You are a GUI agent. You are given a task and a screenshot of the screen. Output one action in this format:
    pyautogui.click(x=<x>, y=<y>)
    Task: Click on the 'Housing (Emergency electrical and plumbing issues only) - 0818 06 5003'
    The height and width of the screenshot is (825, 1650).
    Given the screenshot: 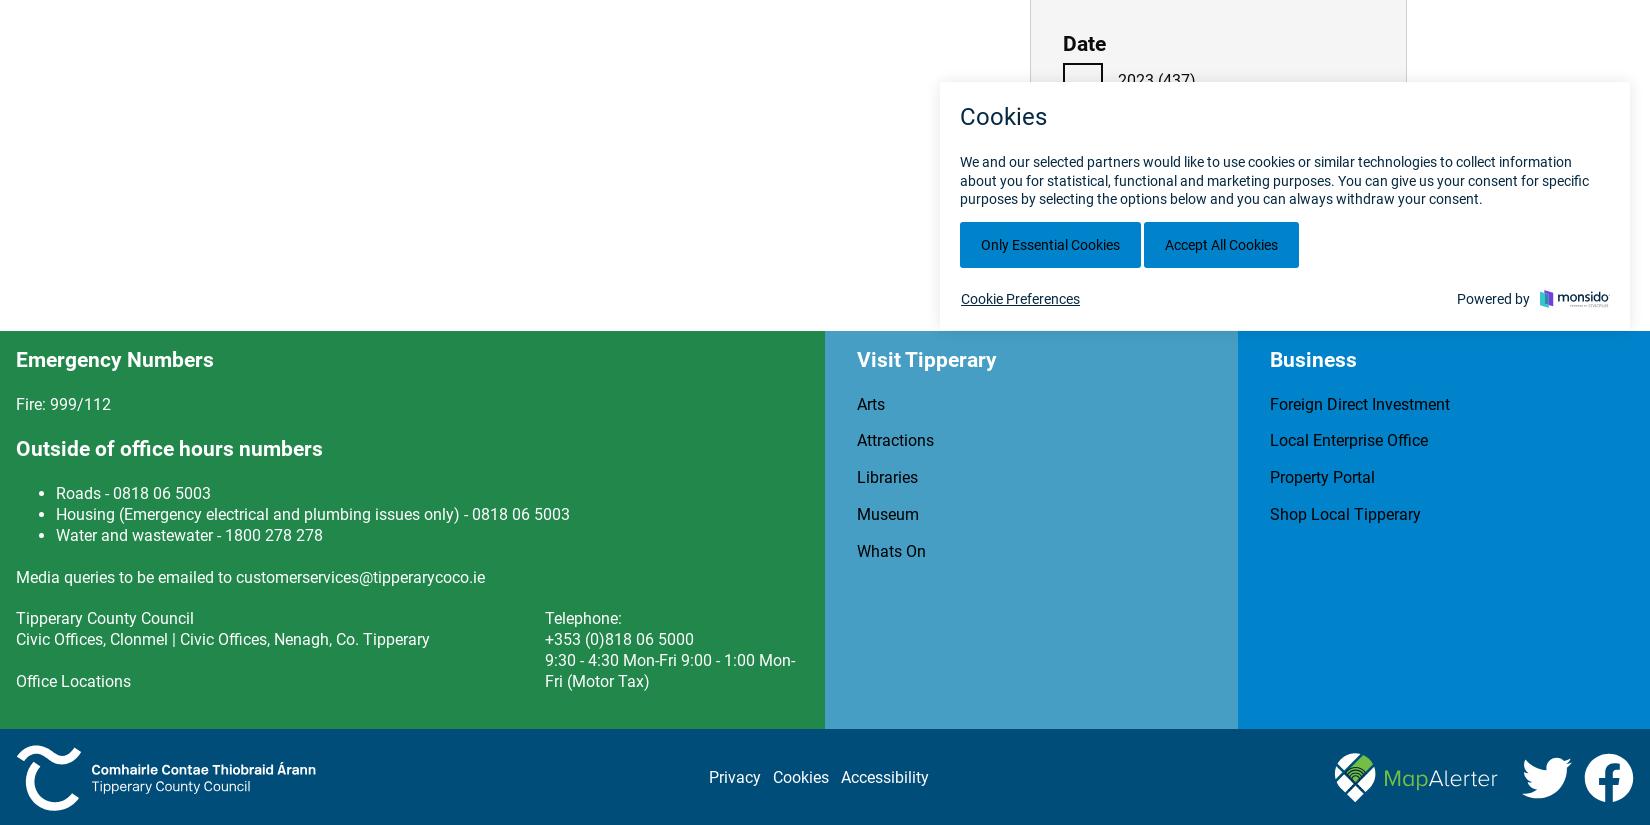 What is the action you would take?
    pyautogui.click(x=313, y=513)
    